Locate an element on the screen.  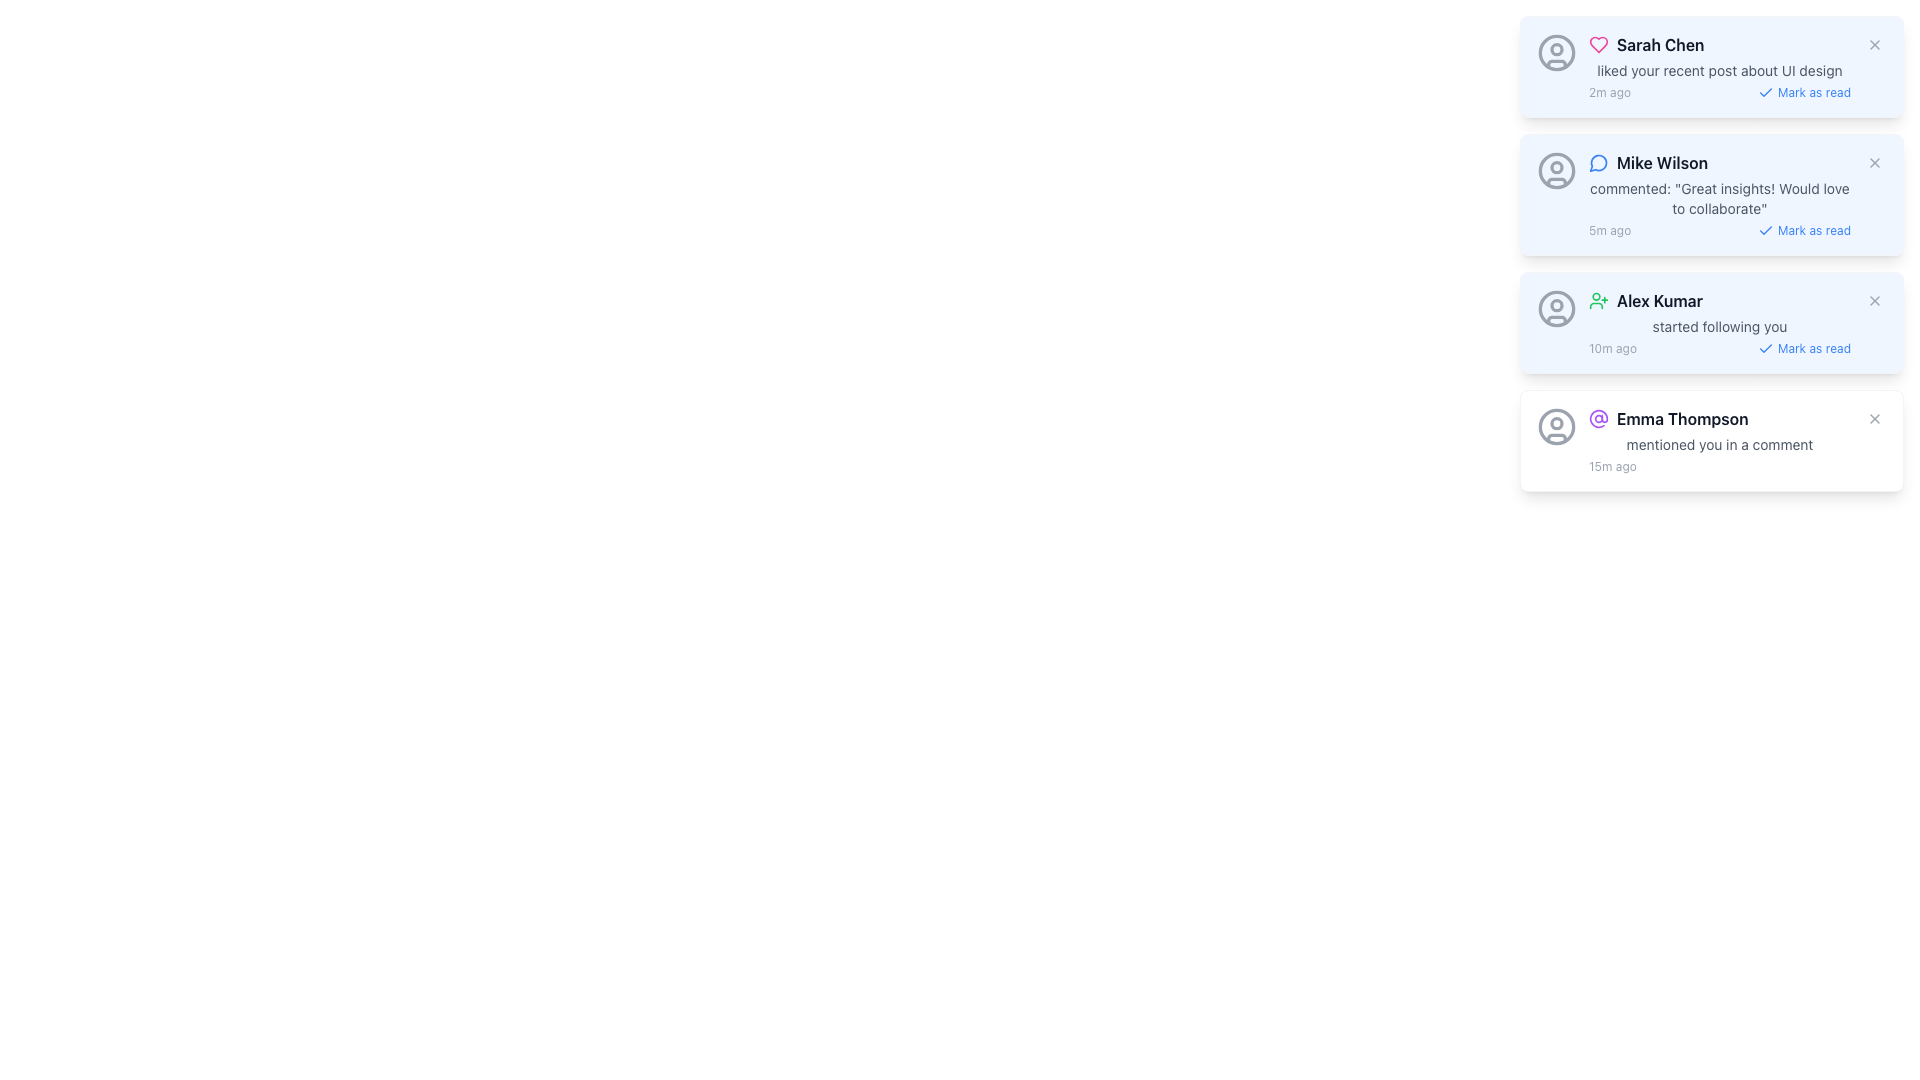
the SVG Circle element representing a user profile icon in the notification bar is located at coordinates (1555, 422).